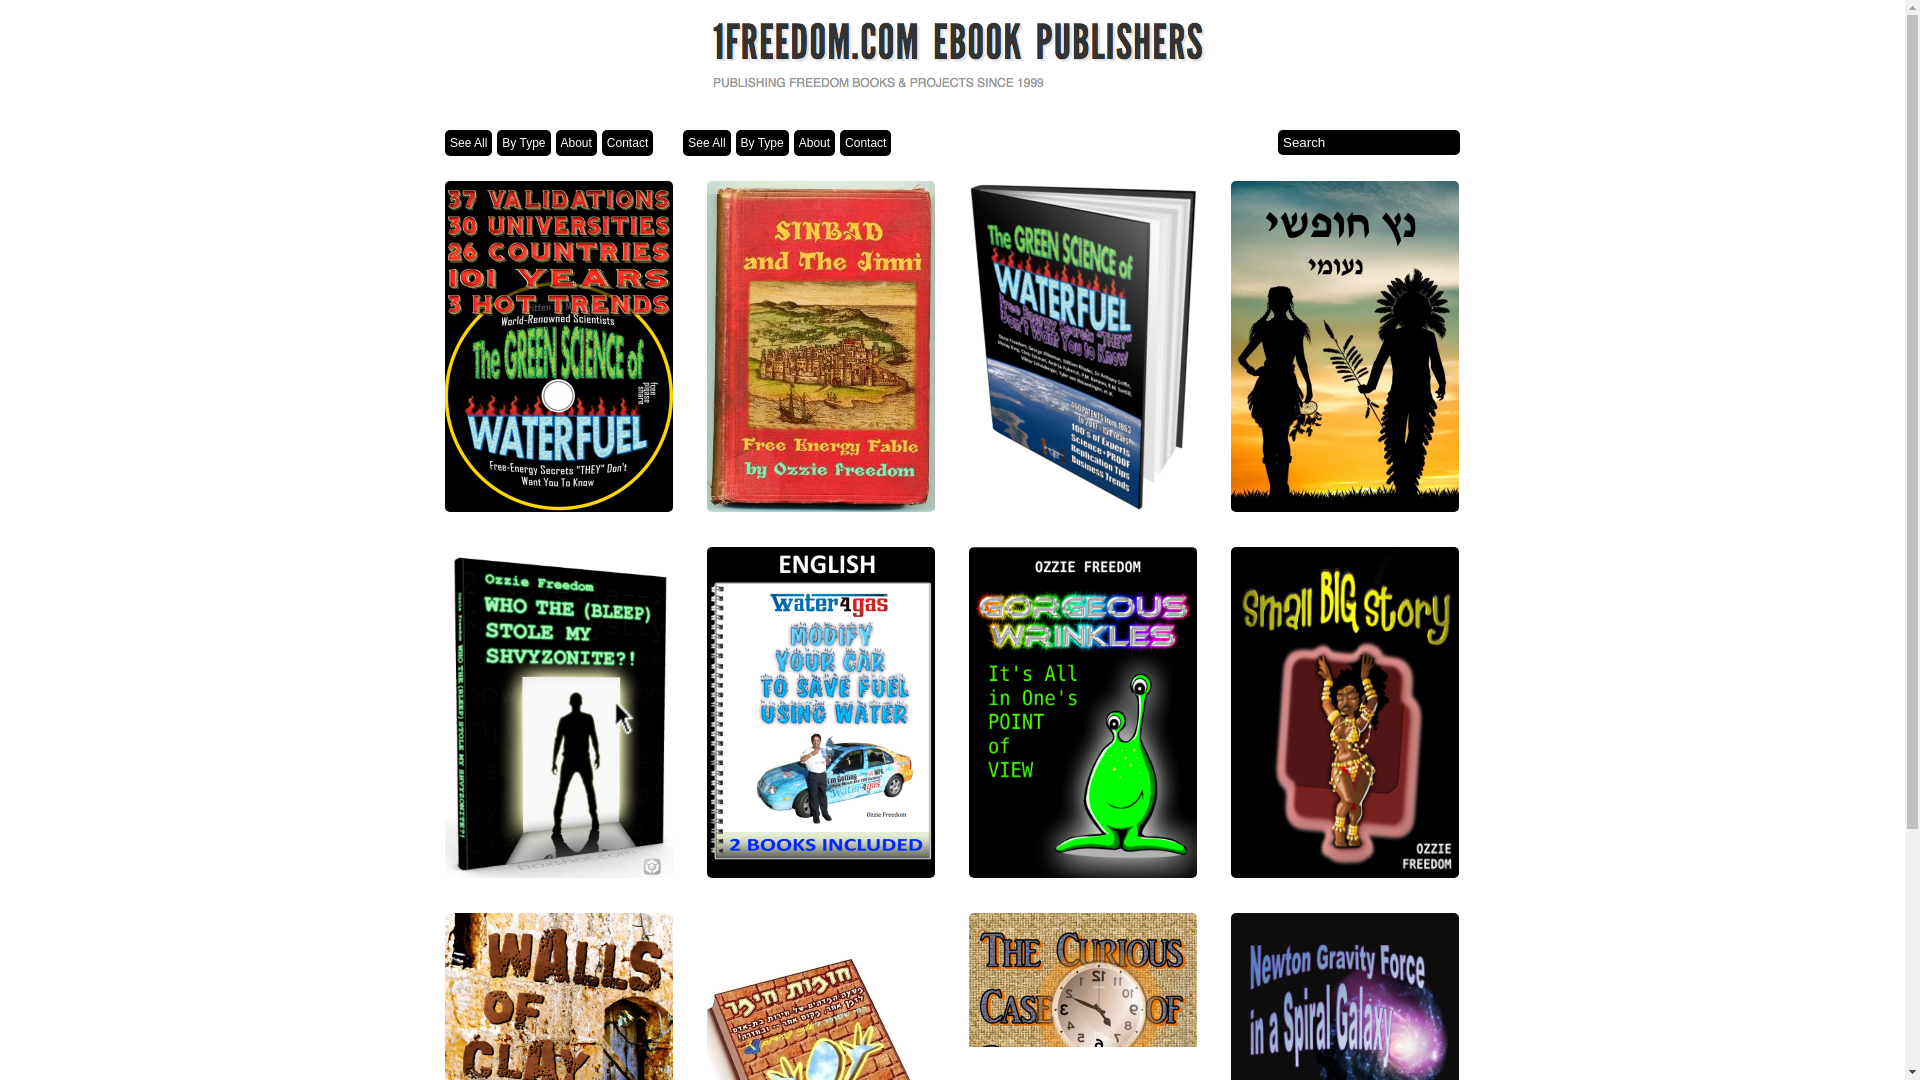  What do you see at coordinates (467, 141) in the screenshot?
I see `'See All'` at bounding box center [467, 141].